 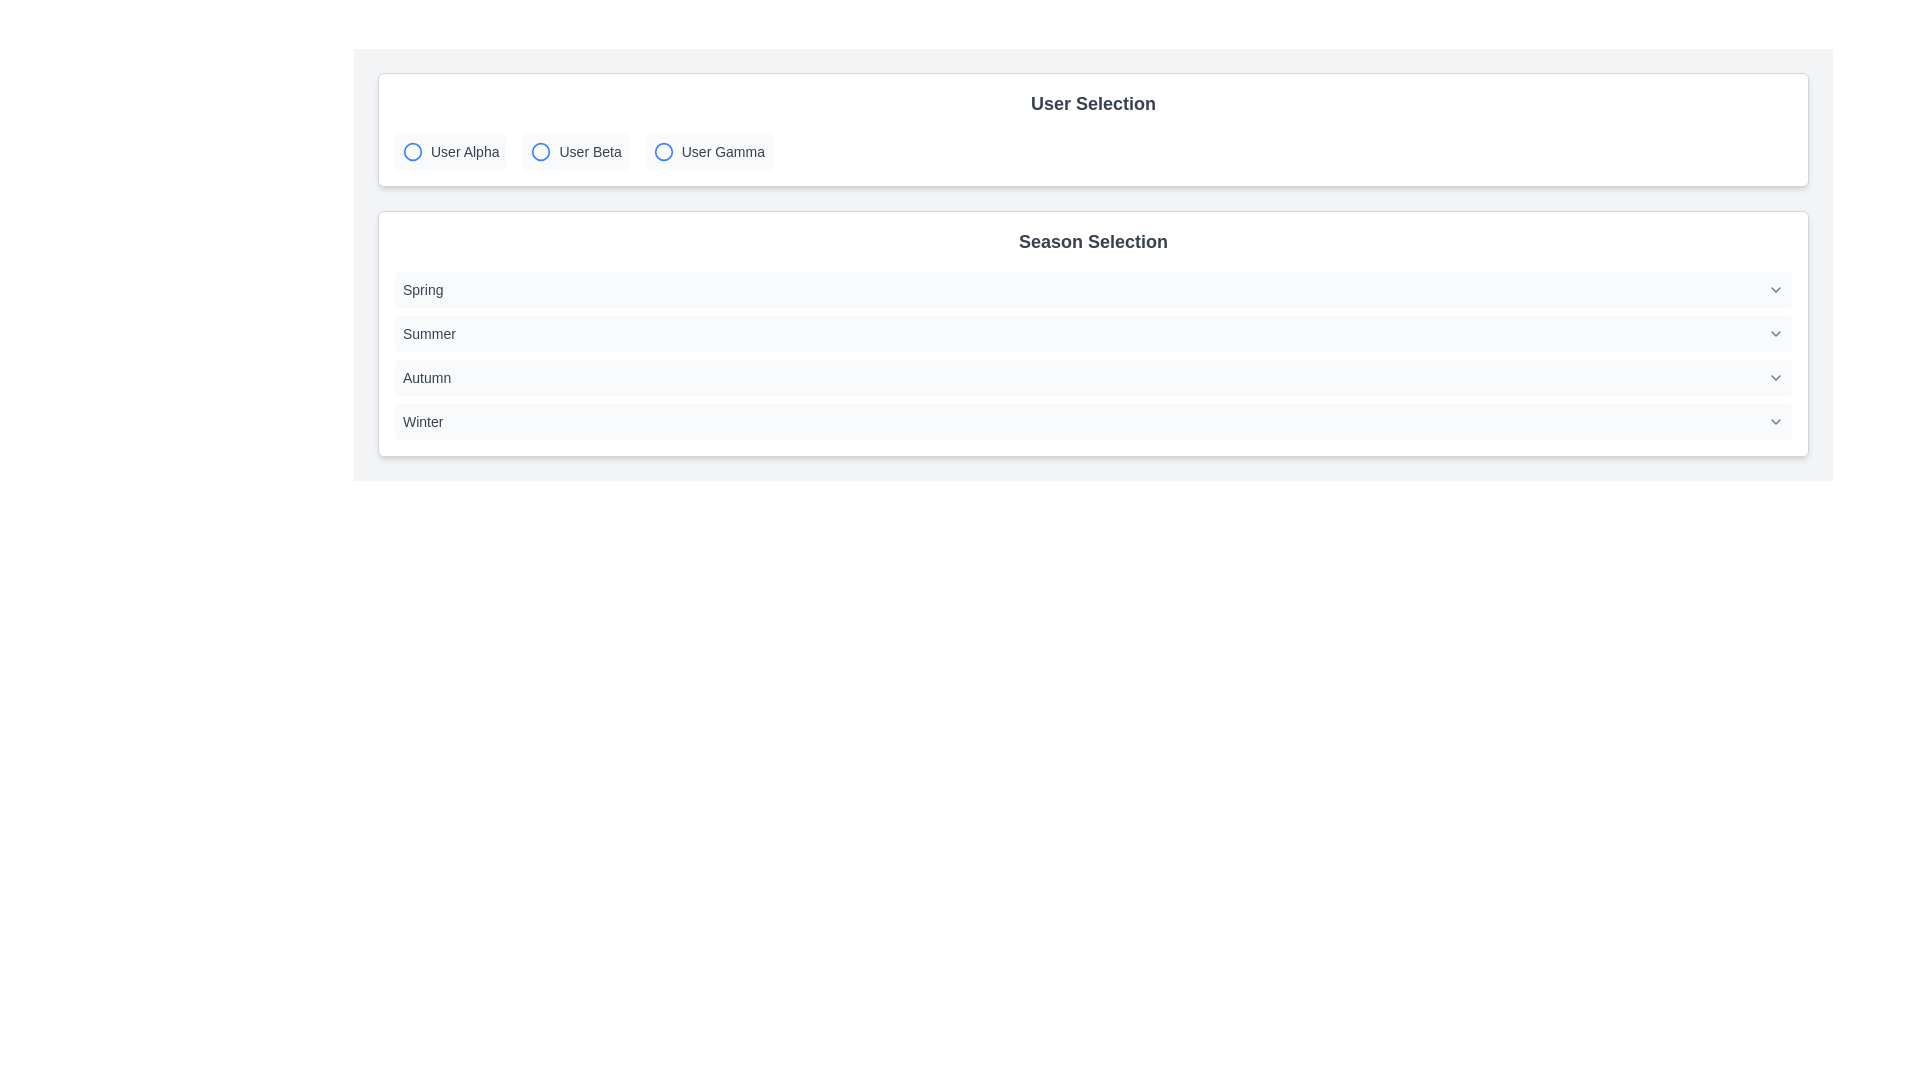 I want to click on the 'User Gamma' selectable option in the 'User Selection' group, which is the third radio button styled element located centrally in the upper portion of the interface, so click(x=709, y=150).